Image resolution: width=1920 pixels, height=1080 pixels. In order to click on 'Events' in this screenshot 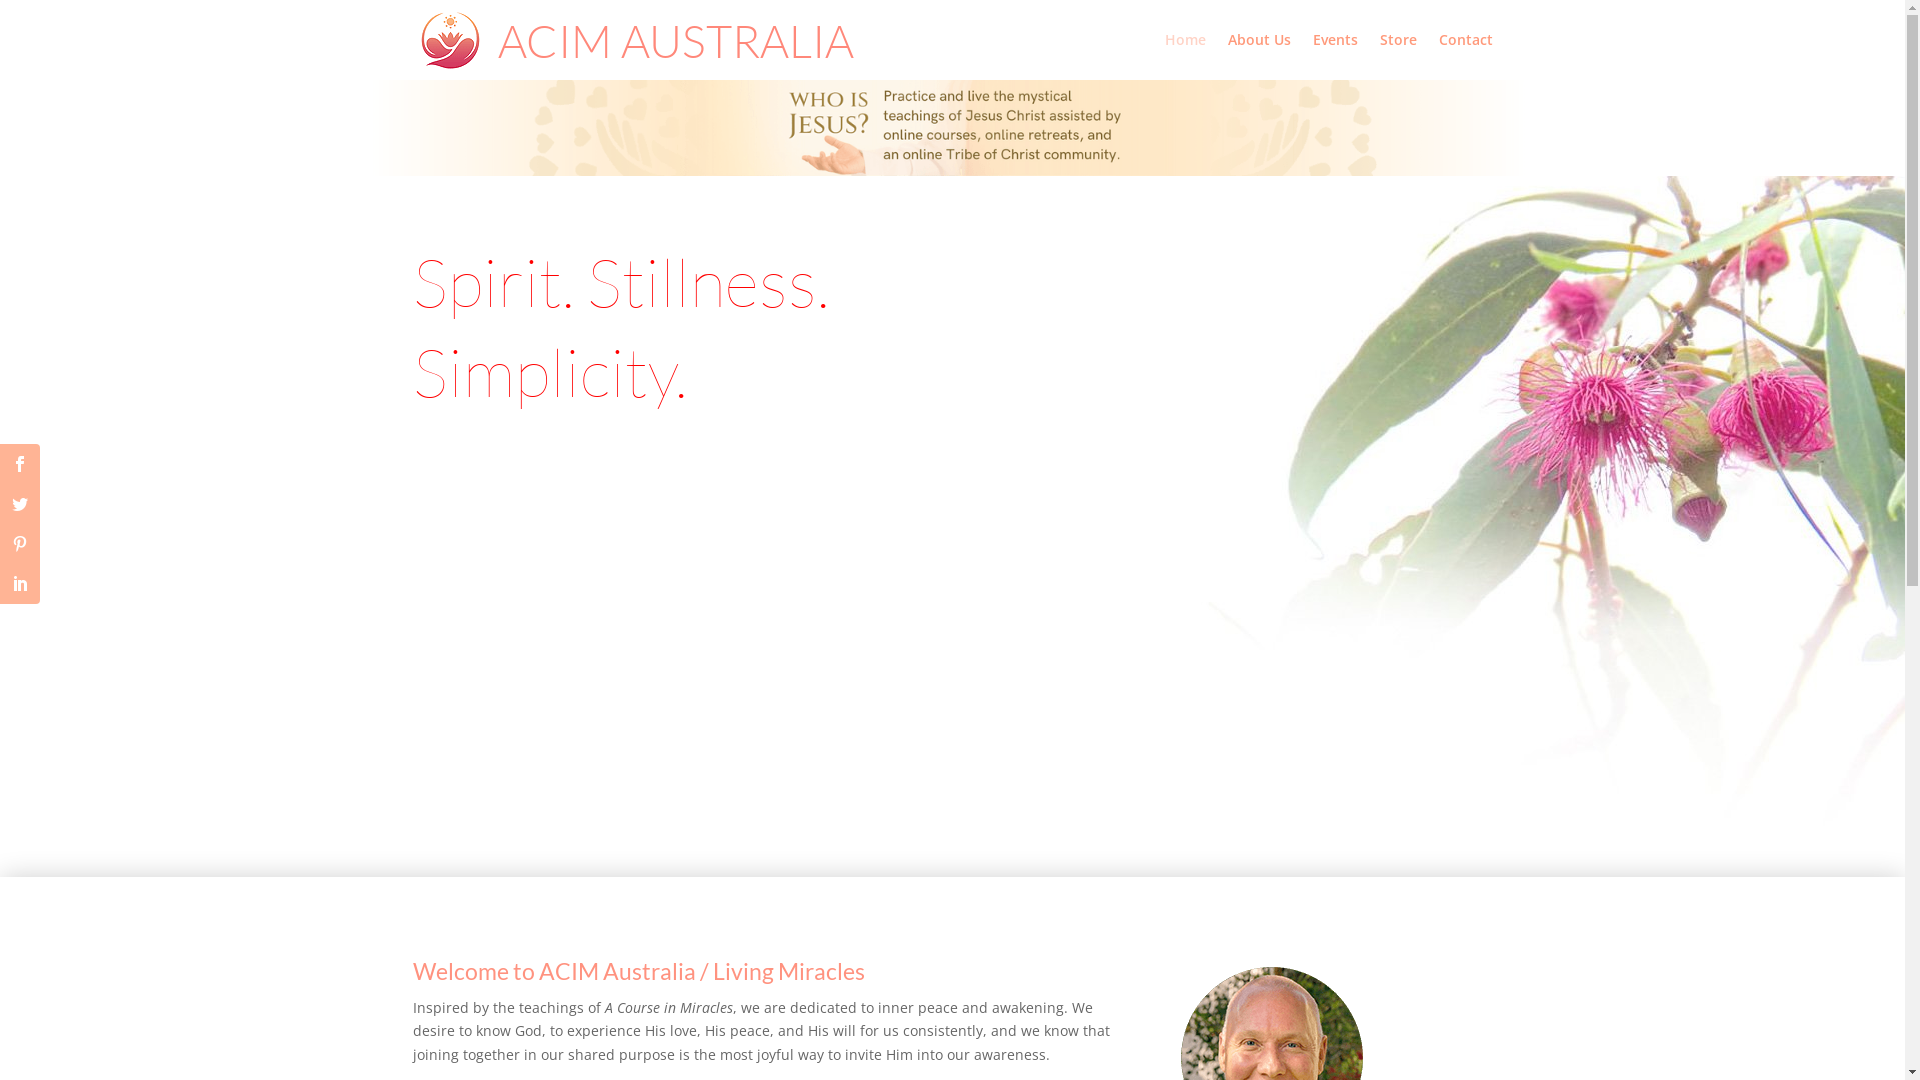, I will do `click(1334, 55)`.